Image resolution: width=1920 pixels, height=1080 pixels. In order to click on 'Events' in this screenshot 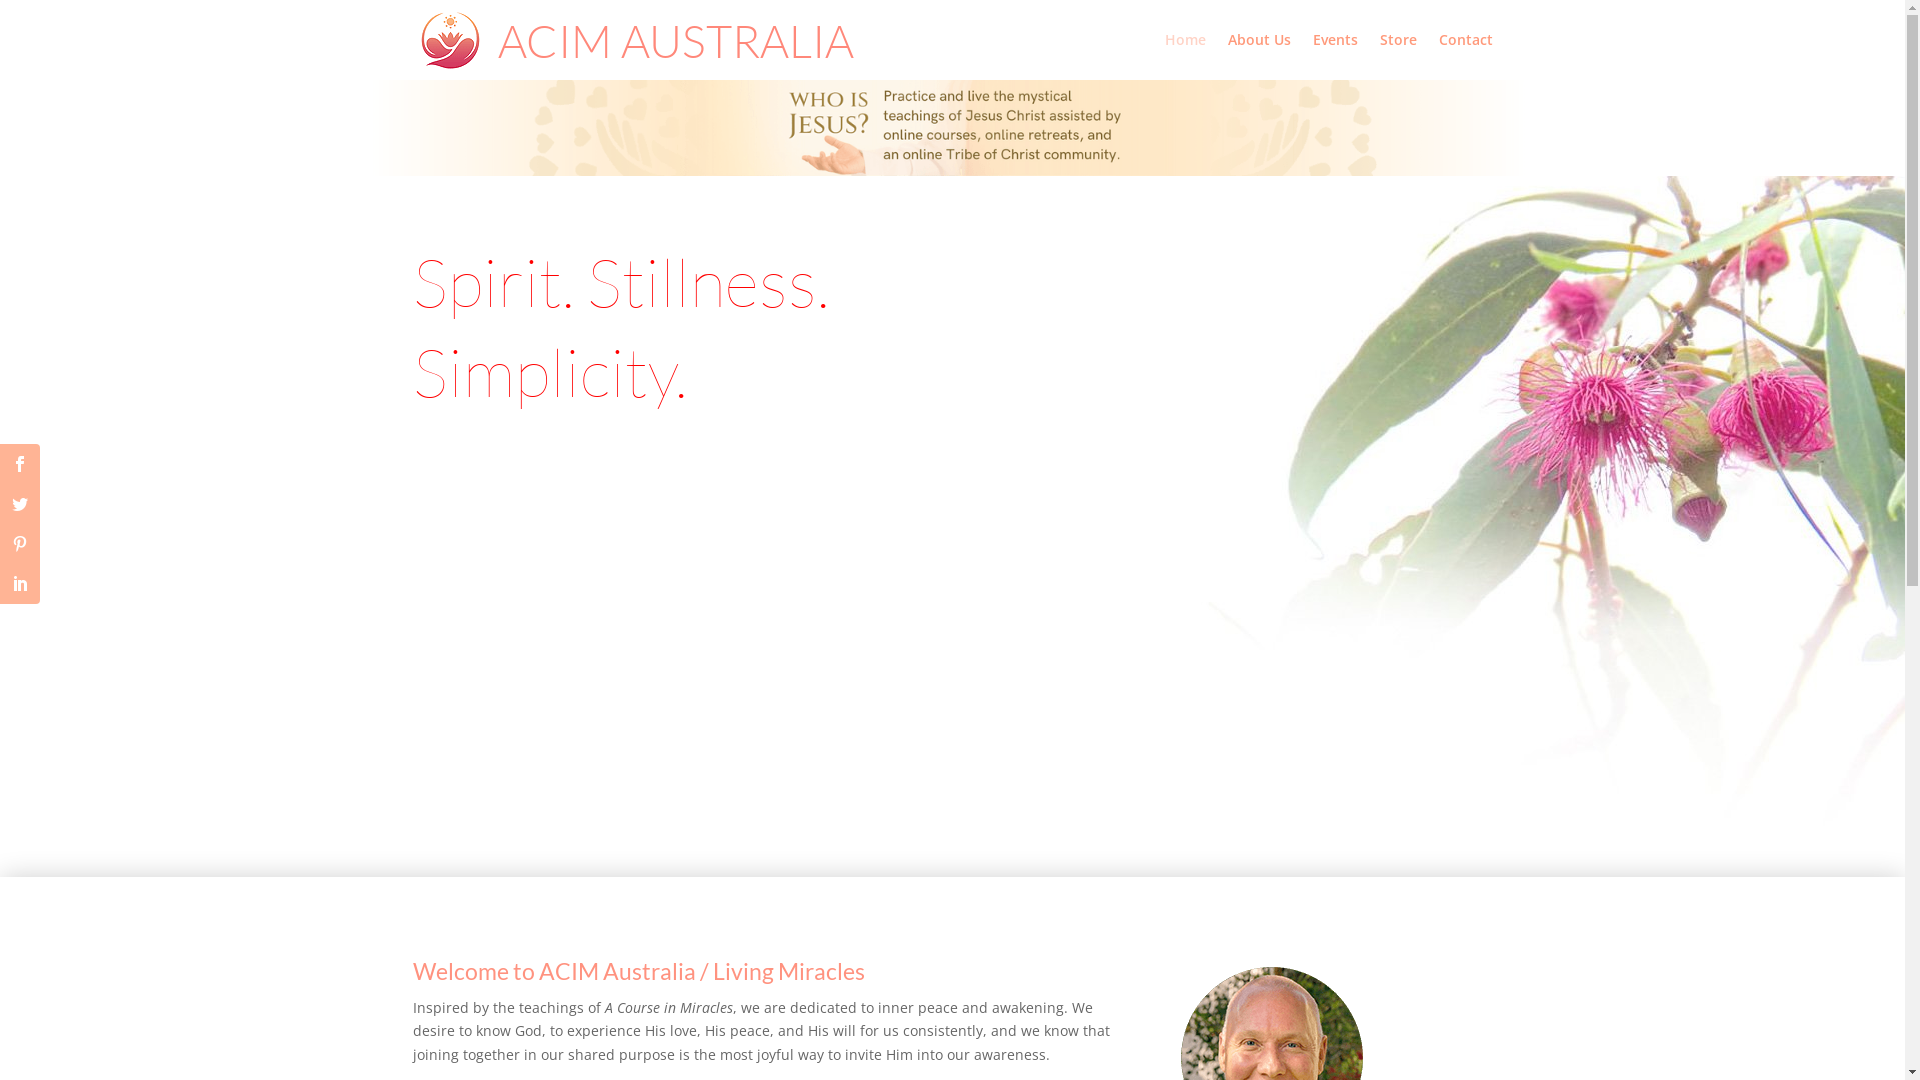, I will do `click(1334, 55)`.